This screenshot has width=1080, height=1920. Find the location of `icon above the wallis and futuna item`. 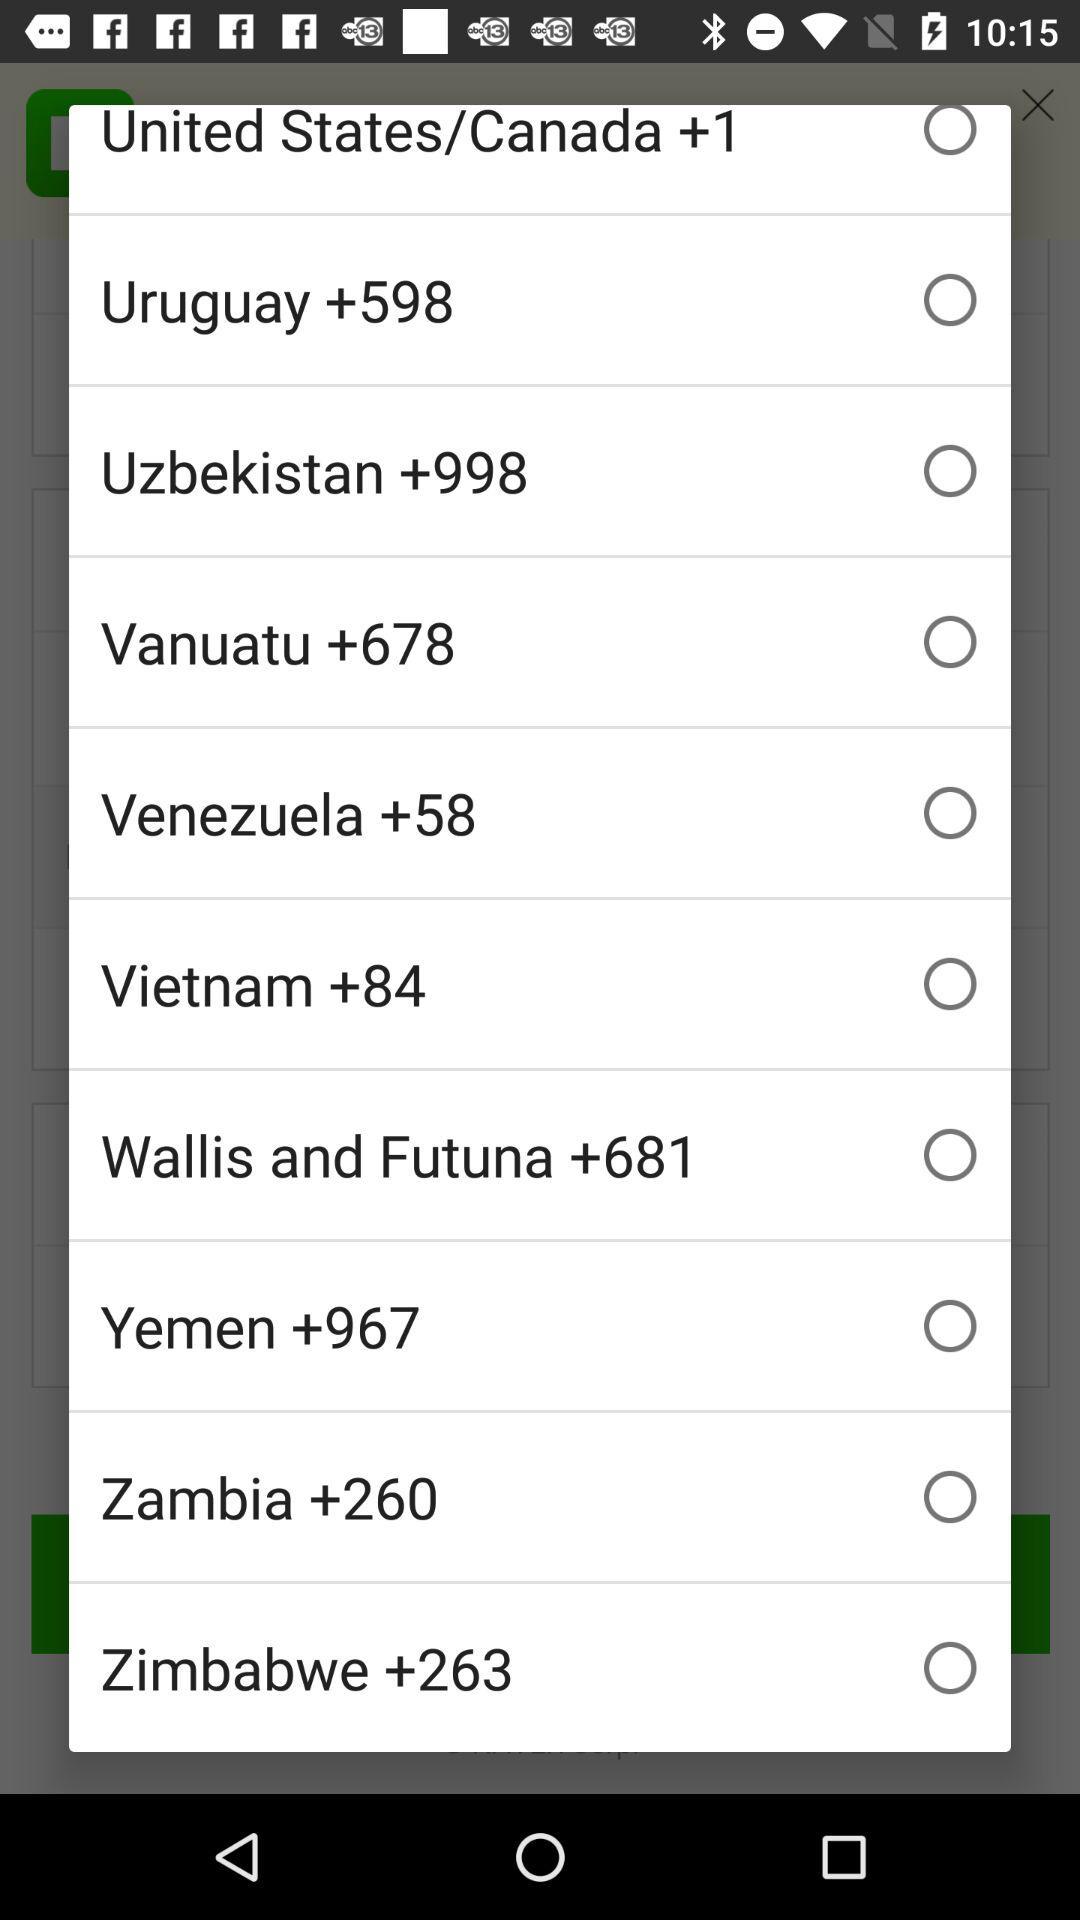

icon above the wallis and futuna item is located at coordinates (540, 983).